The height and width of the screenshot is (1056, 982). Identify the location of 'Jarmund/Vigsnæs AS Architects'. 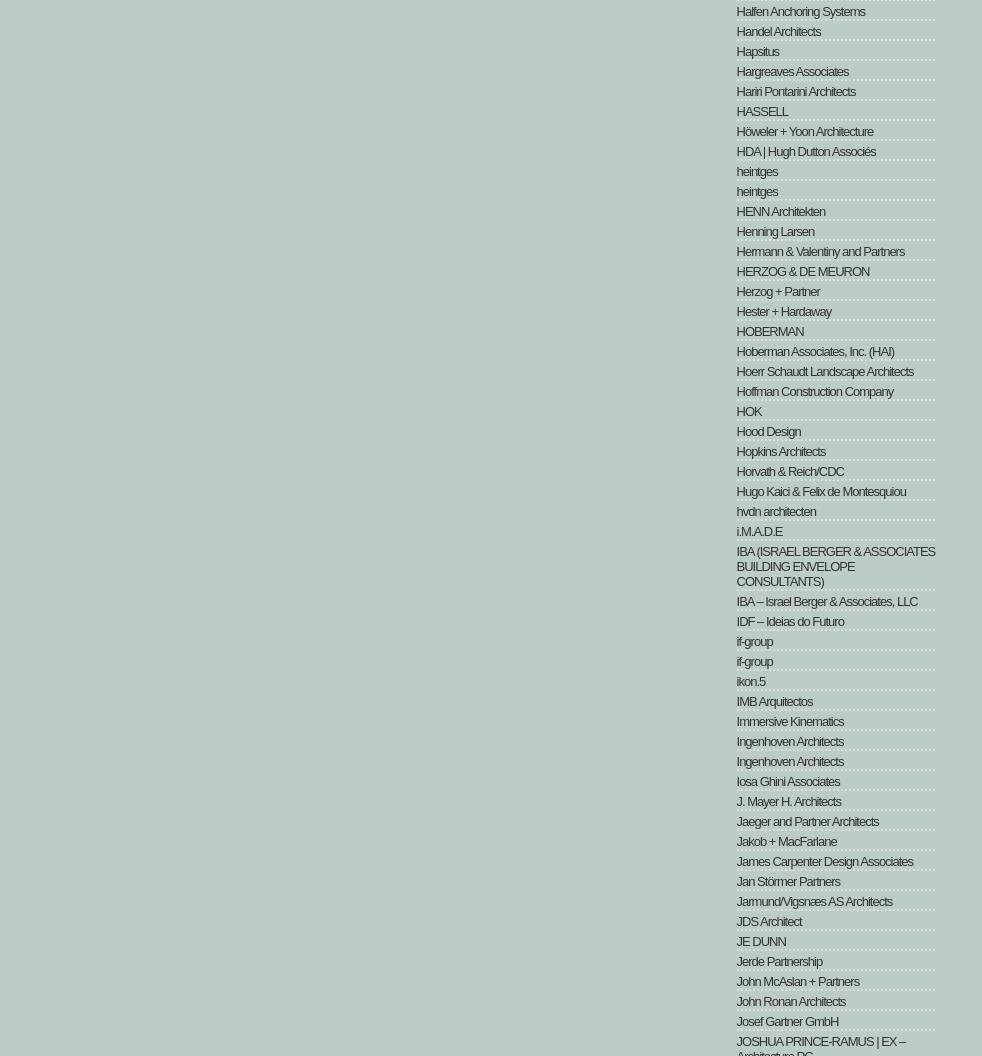
(813, 900).